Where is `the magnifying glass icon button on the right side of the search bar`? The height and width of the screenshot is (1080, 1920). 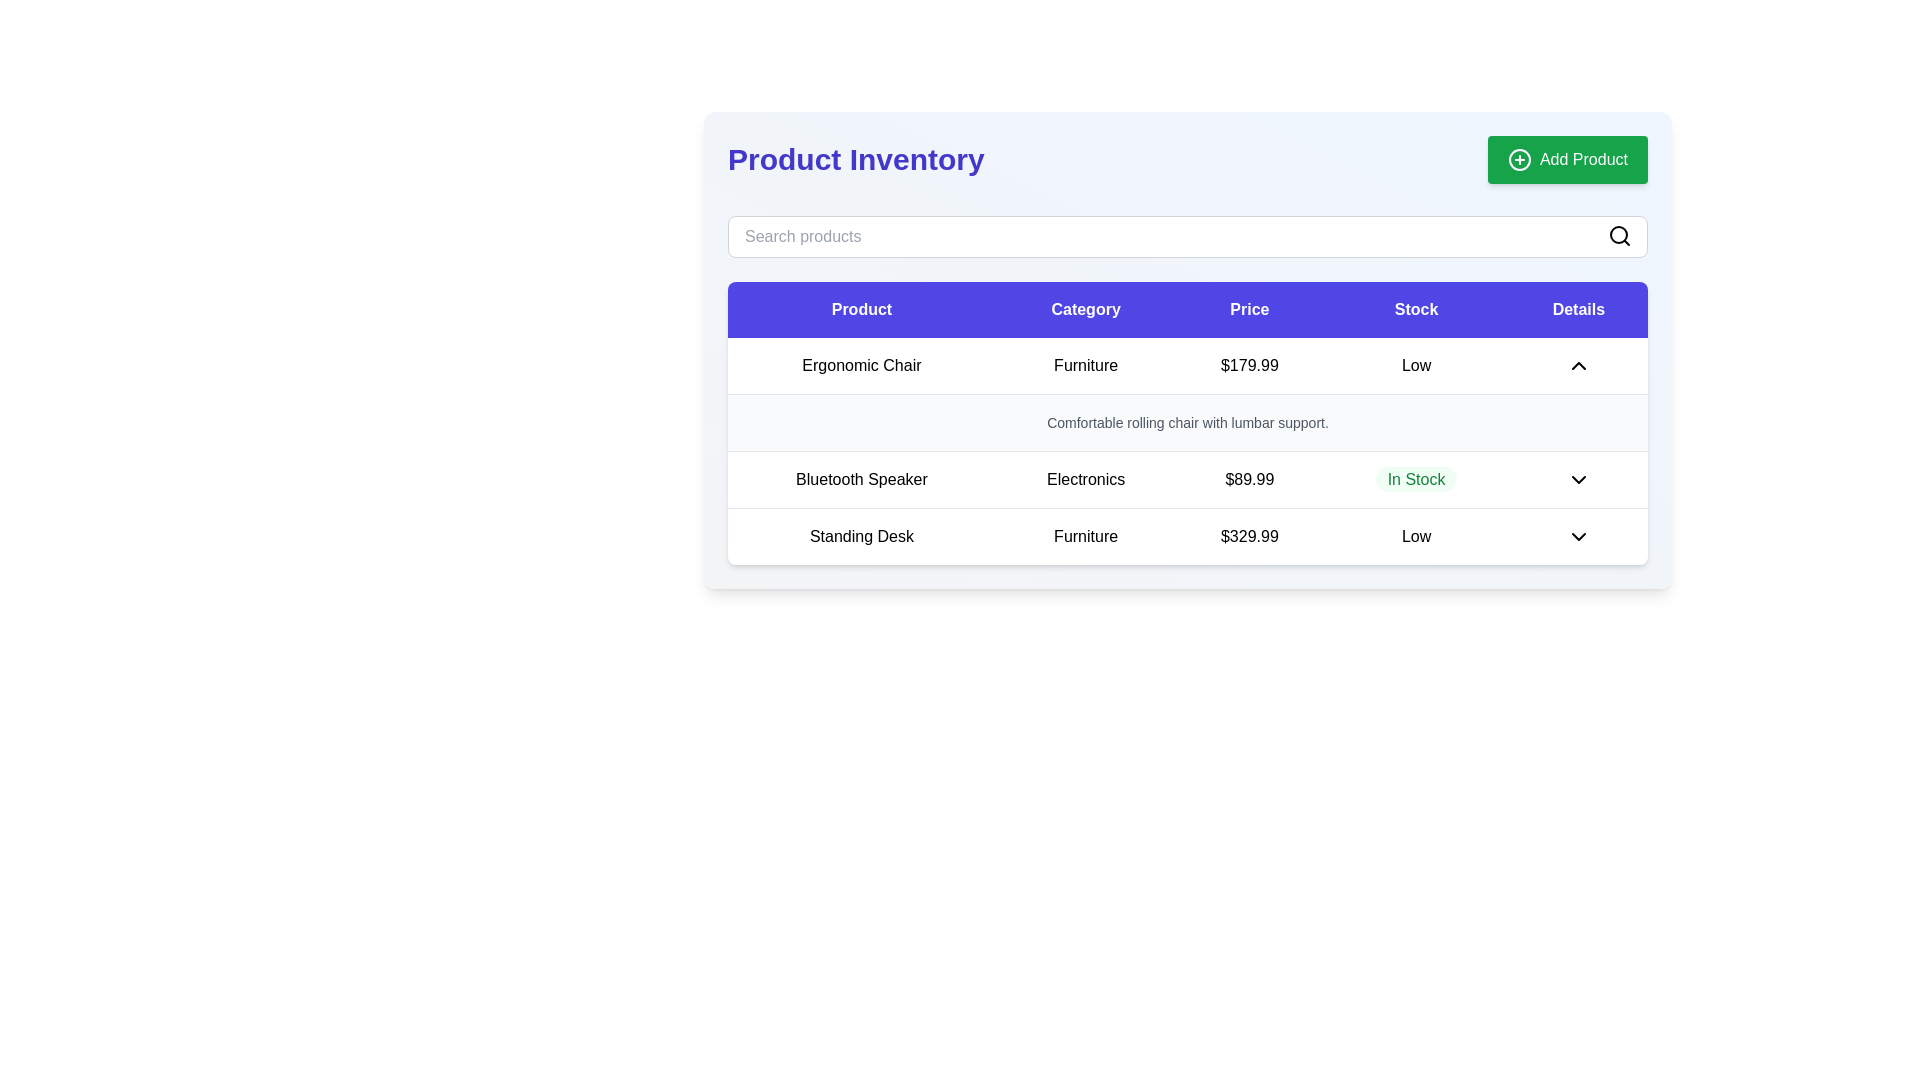 the magnifying glass icon button on the right side of the search bar is located at coordinates (1620, 234).